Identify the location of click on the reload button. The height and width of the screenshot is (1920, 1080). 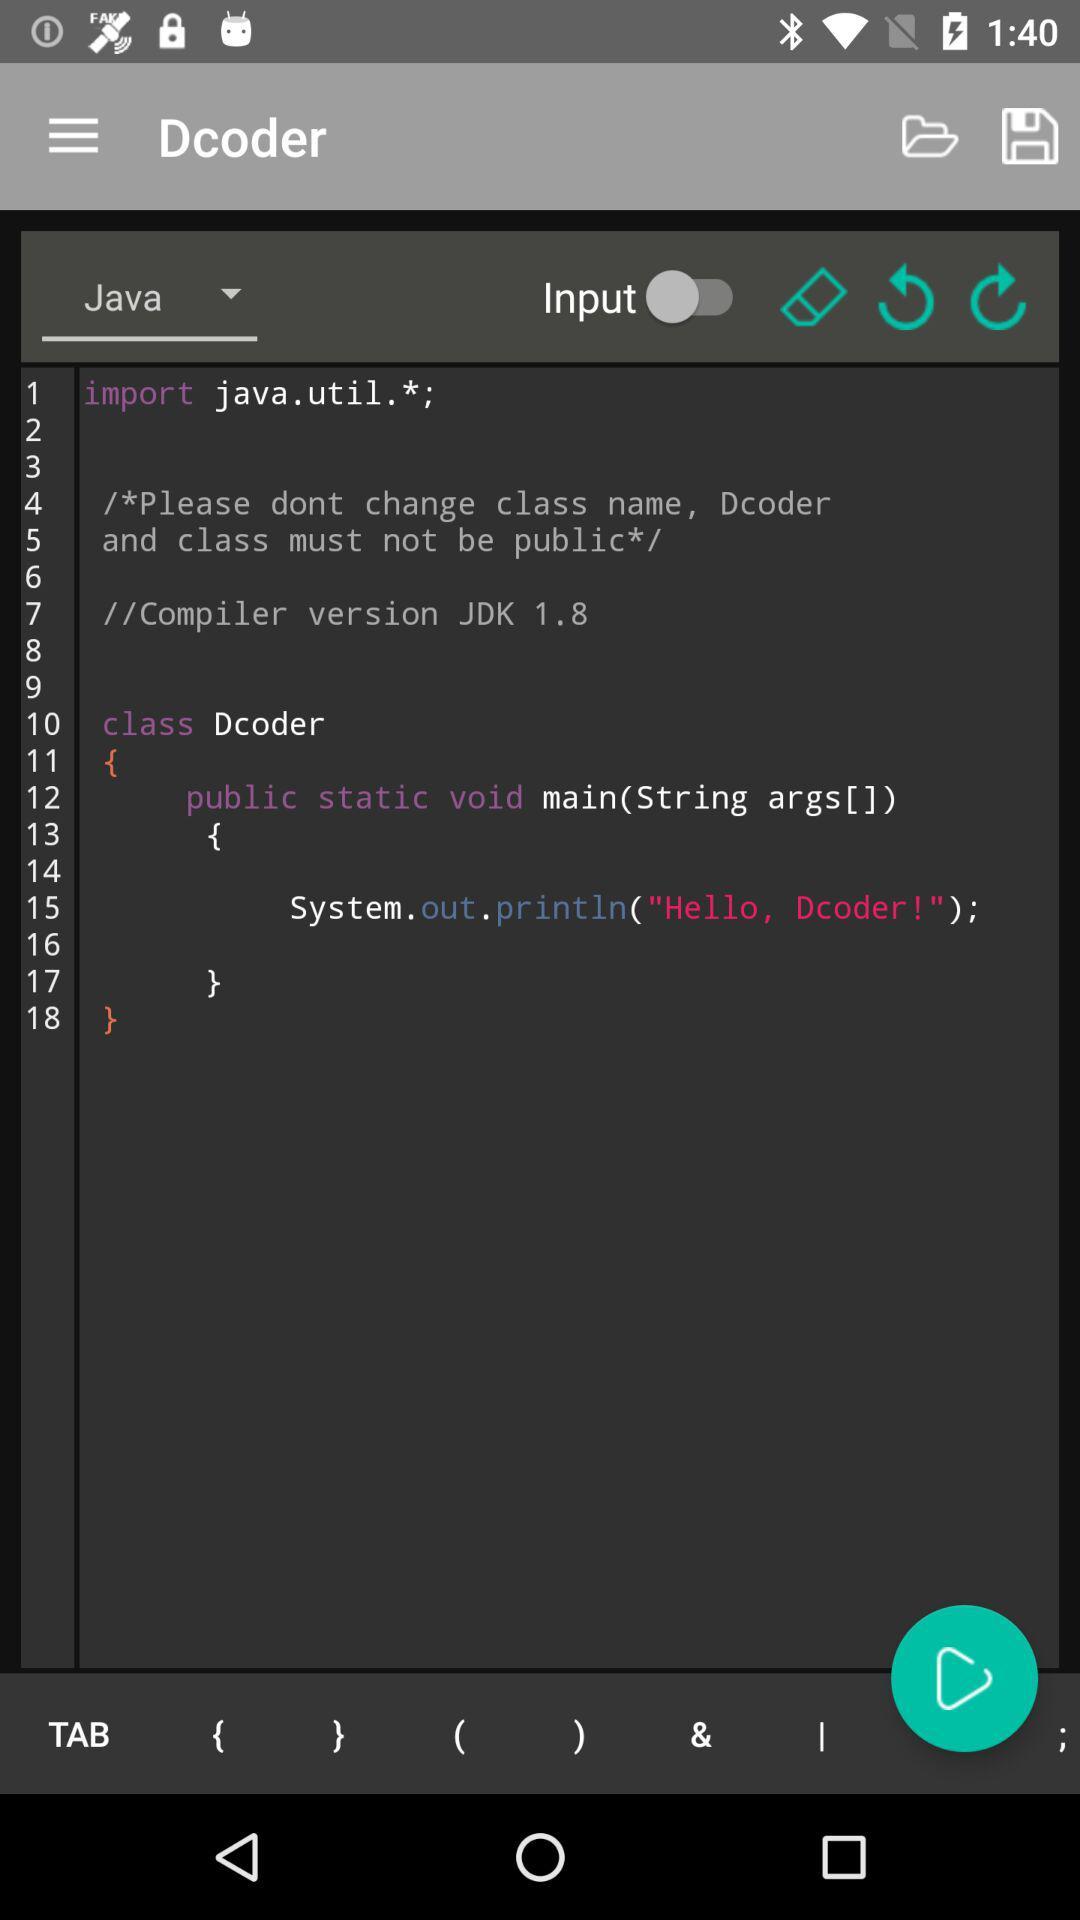
(906, 295).